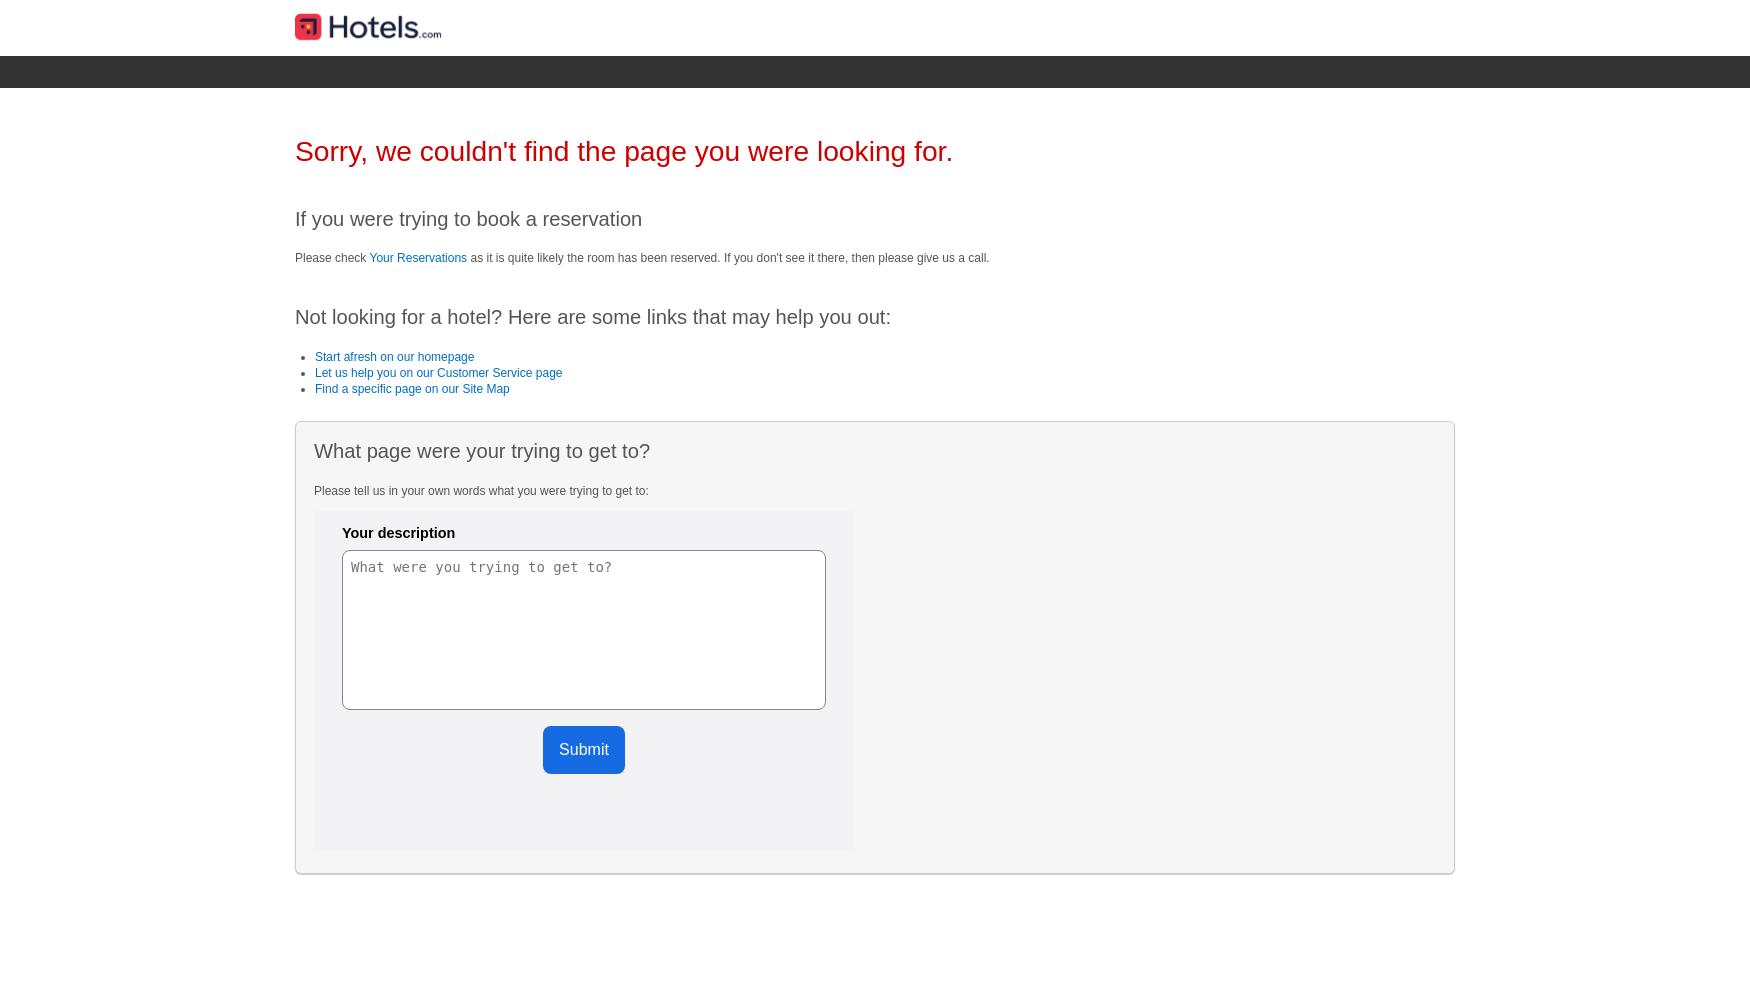 Image resolution: width=1750 pixels, height=1000 pixels. I want to click on 'Your Reservations', so click(417, 257).